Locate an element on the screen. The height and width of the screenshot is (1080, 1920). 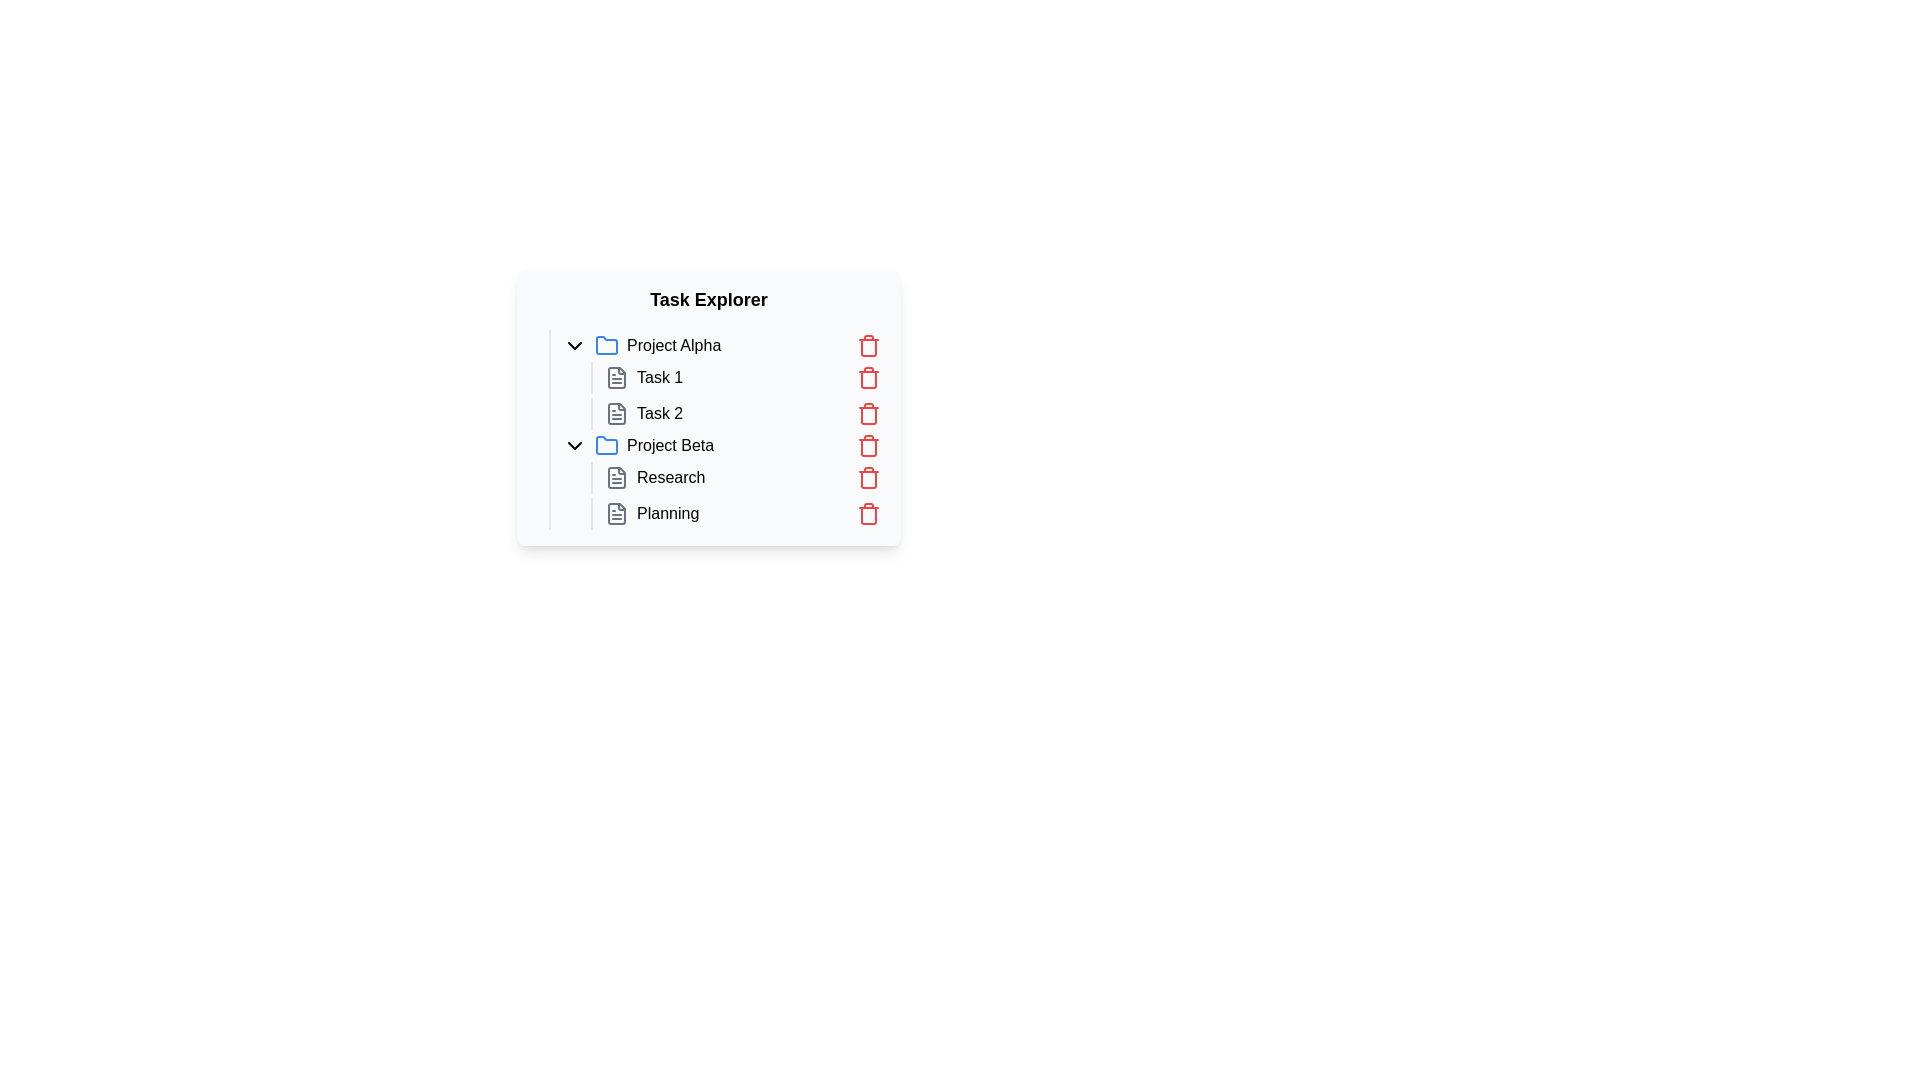
the 'Task 1' text label, which serves as an informational identifier for a specific task under the 'Project Alpha' section in the task explorer interface is located at coordinates (660, 378).